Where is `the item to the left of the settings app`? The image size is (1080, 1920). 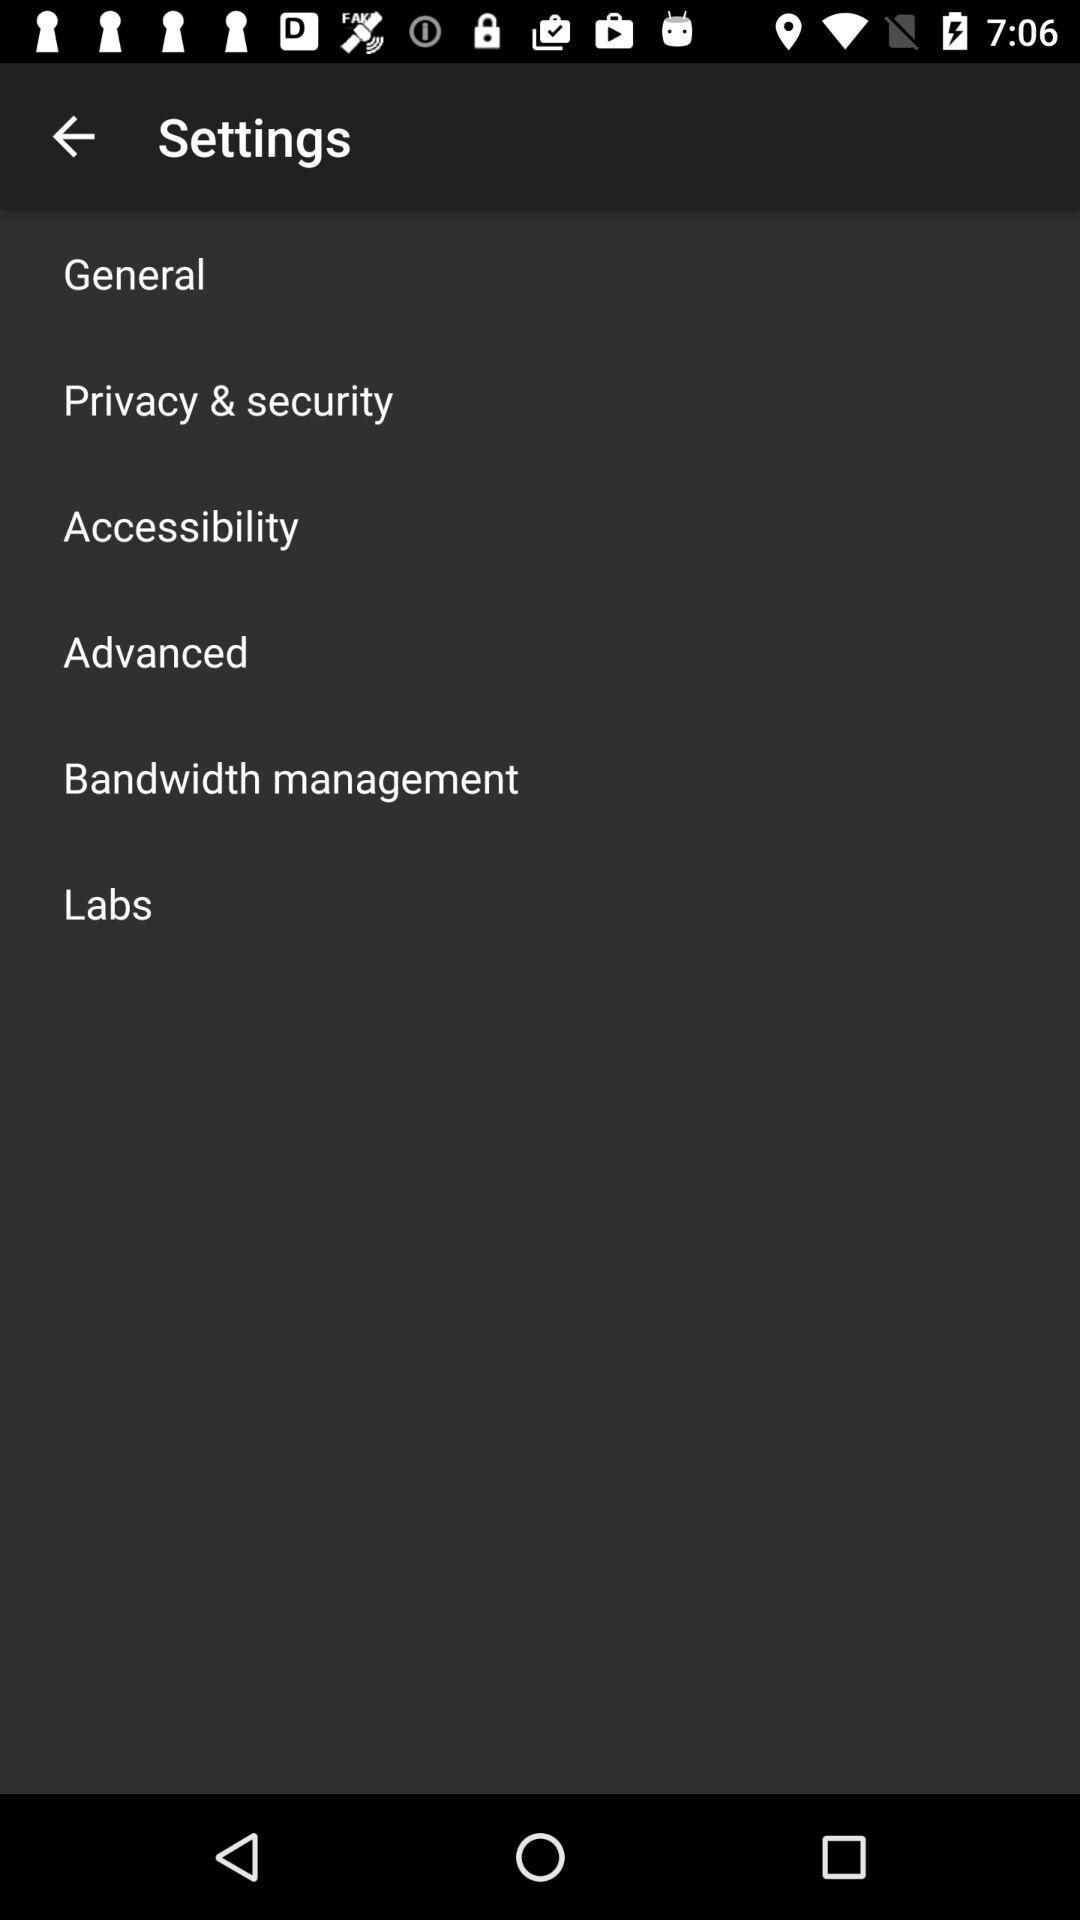 the item to the left of the settings app is located at coordinates (72, 135).